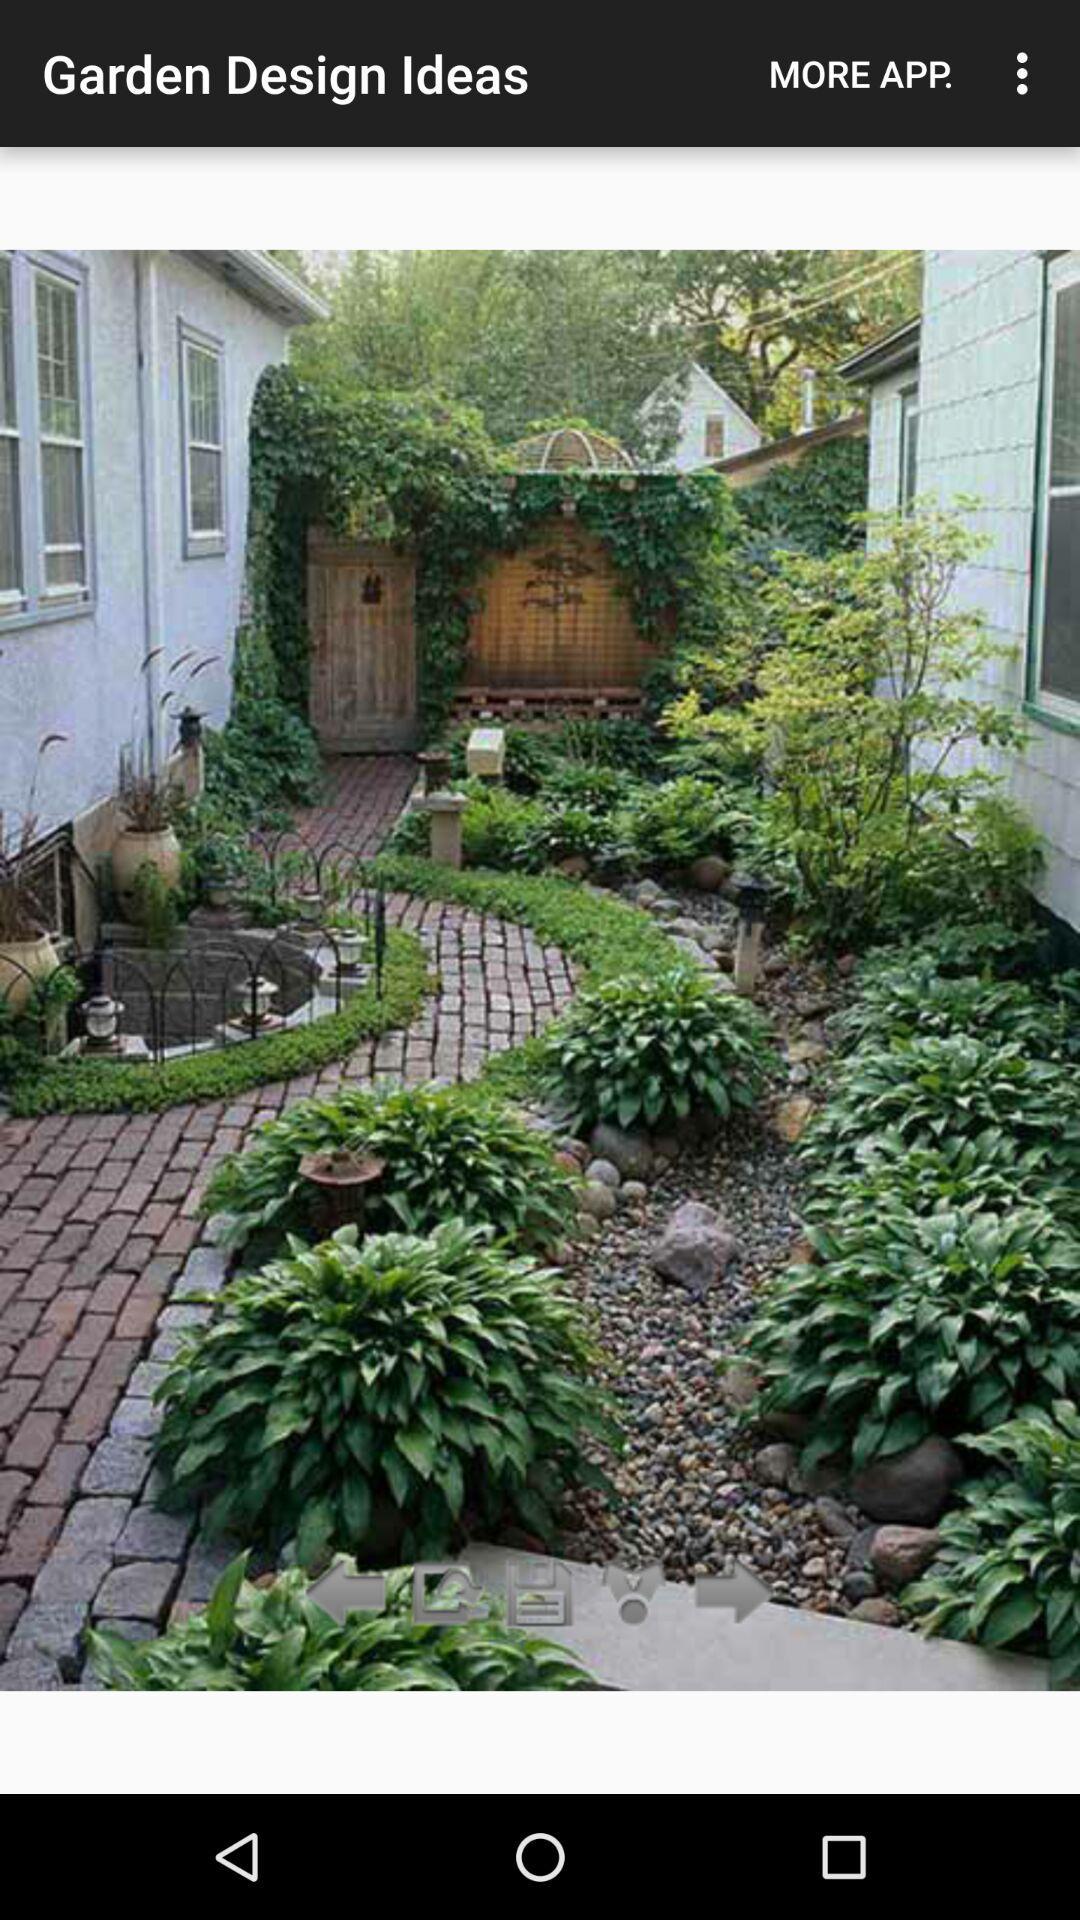  Describe the element at coordinates (860, 73) in the screenshot. I see `app next to the garden design ideas app` at that location.